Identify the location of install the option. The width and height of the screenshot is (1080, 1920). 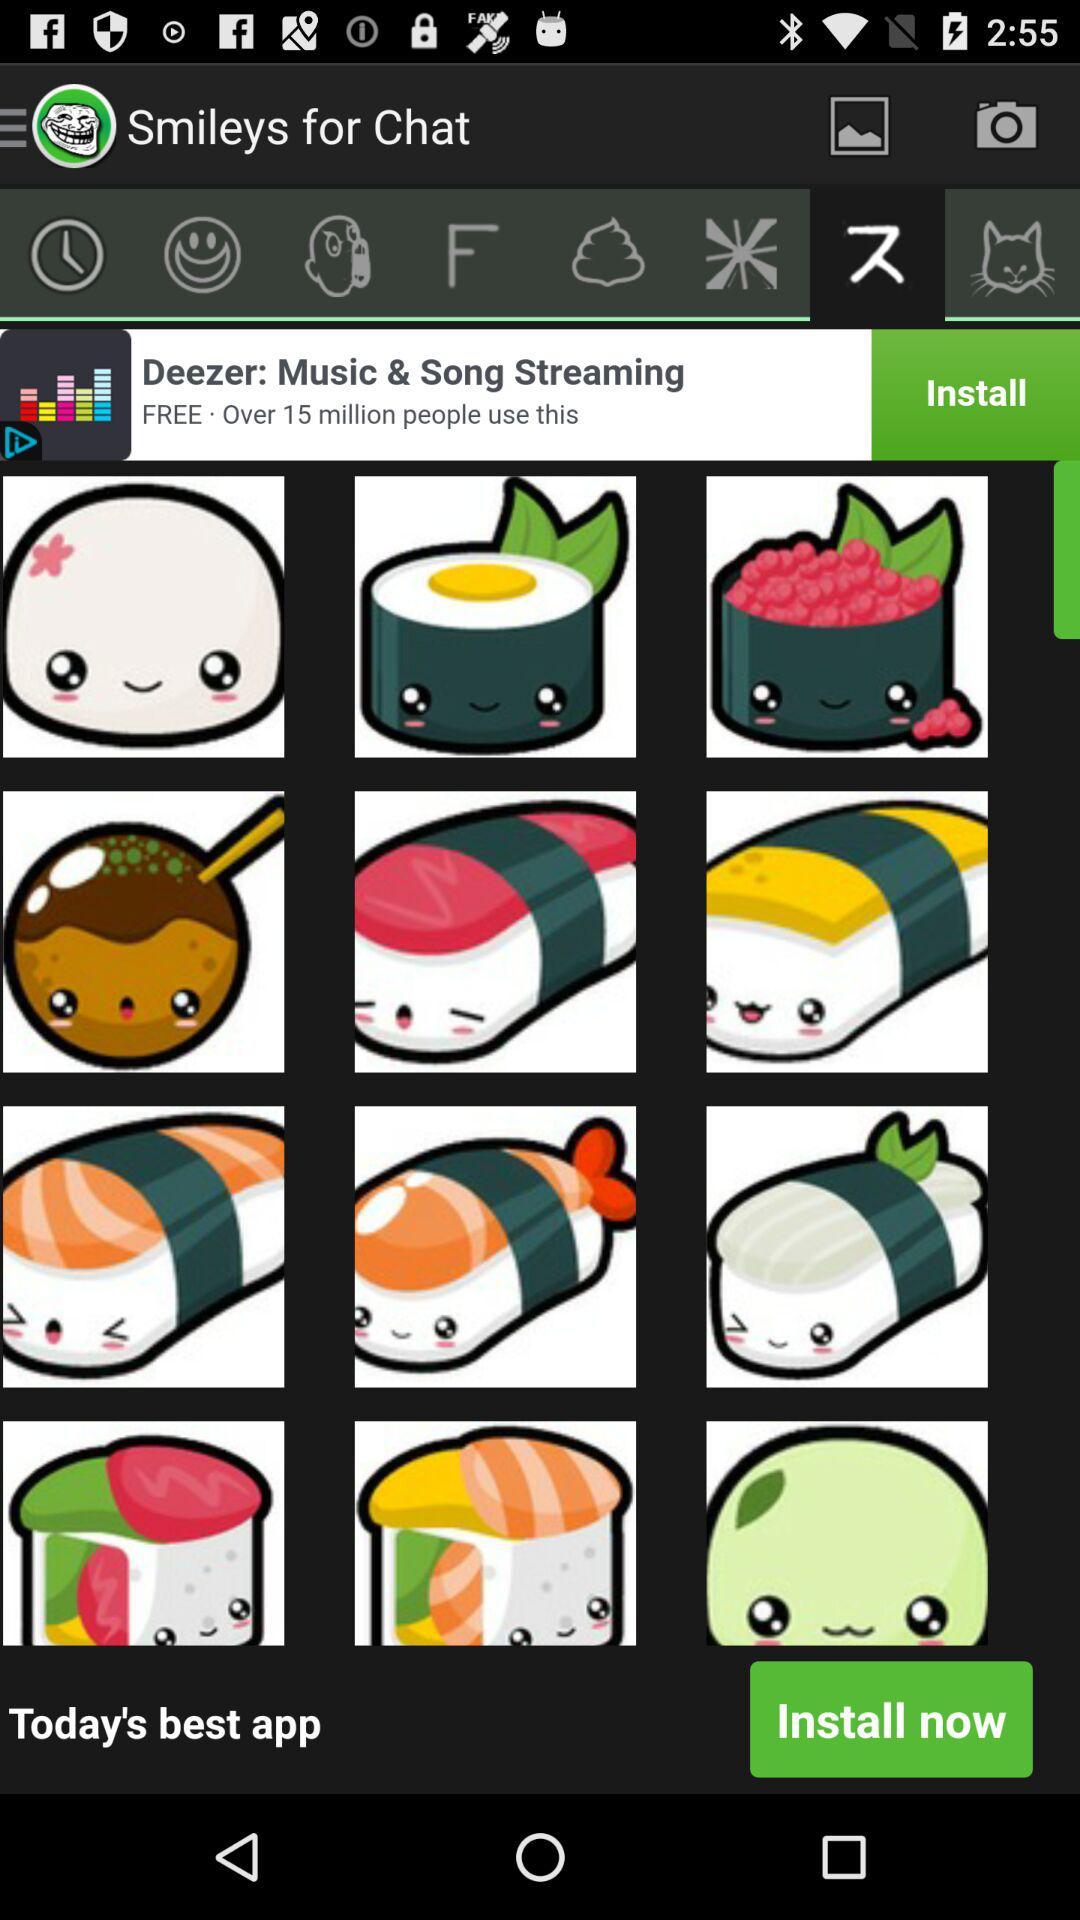
(540, 394).